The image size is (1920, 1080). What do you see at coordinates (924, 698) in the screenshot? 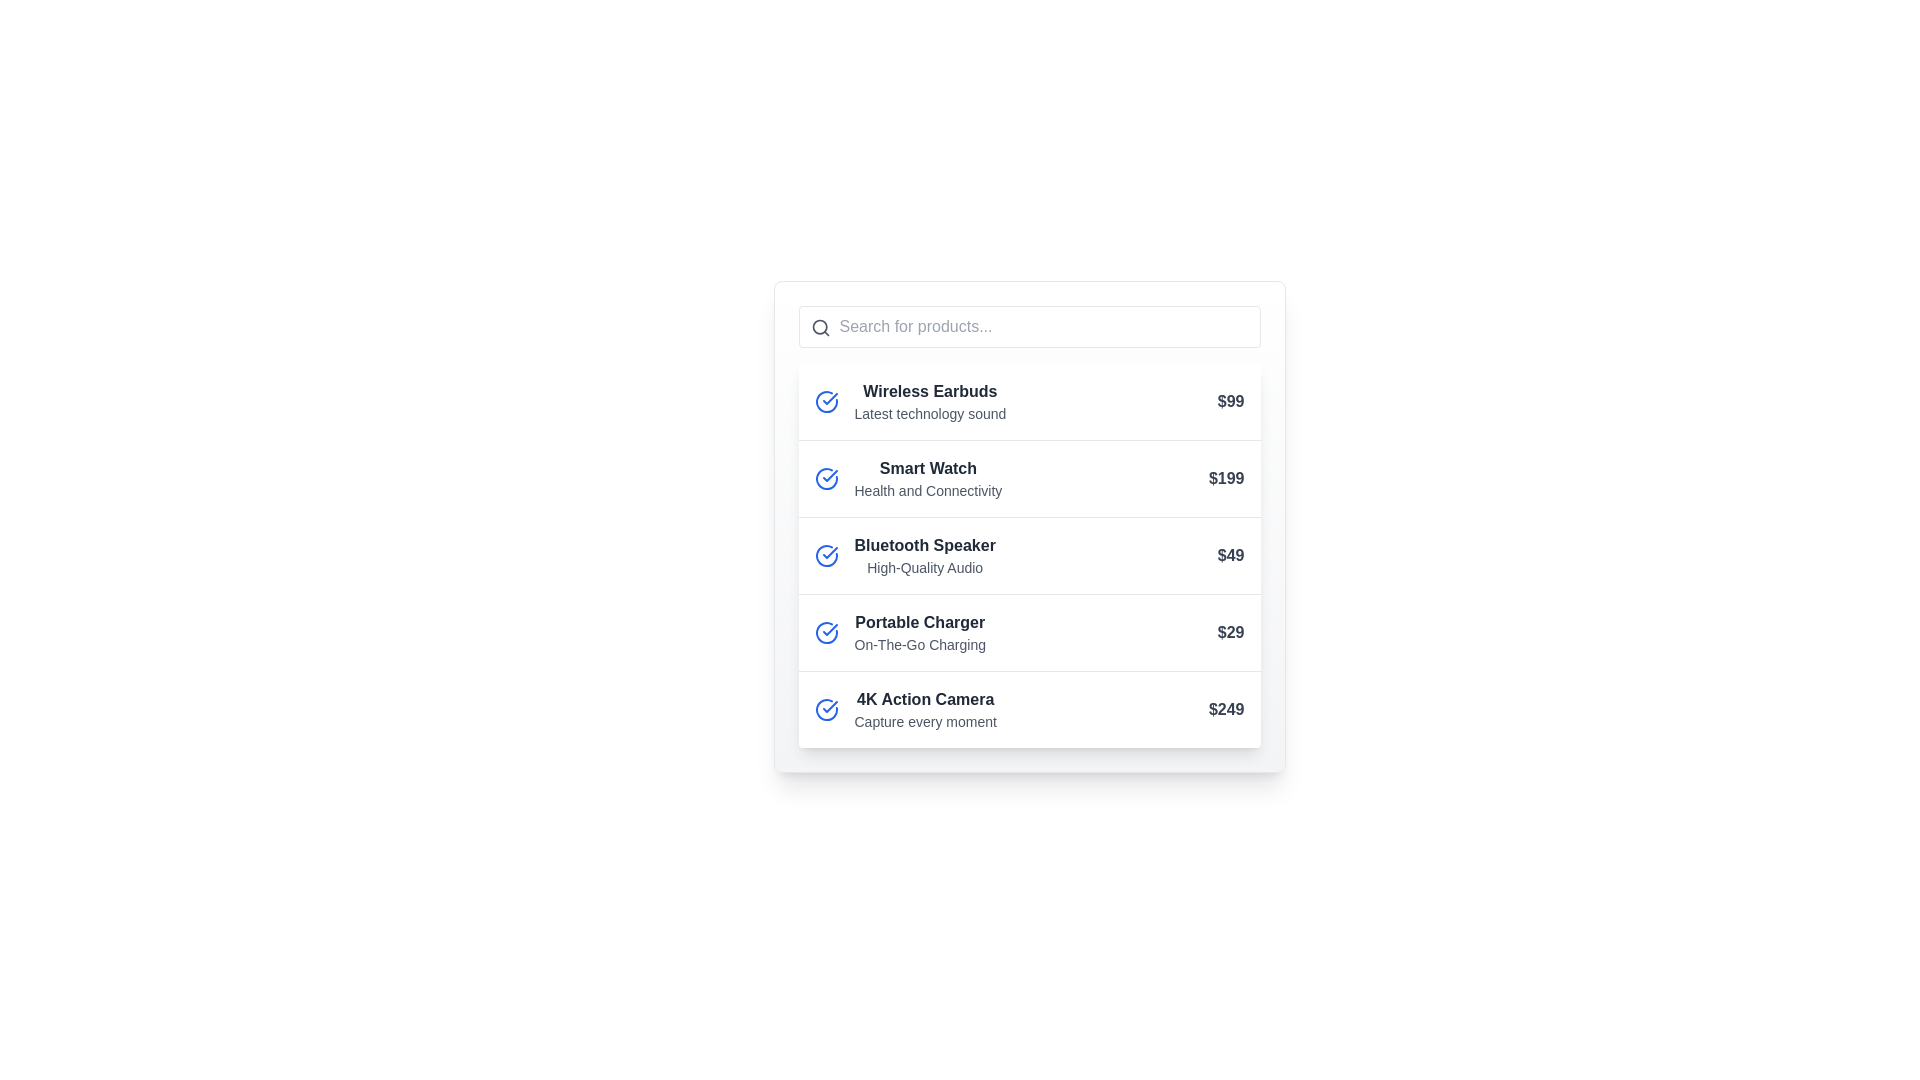
I see `text from the product title label located in the fifth row of the product listing, aligned with a descriptive text below it and a price above it` at bounding box center [924, 698].